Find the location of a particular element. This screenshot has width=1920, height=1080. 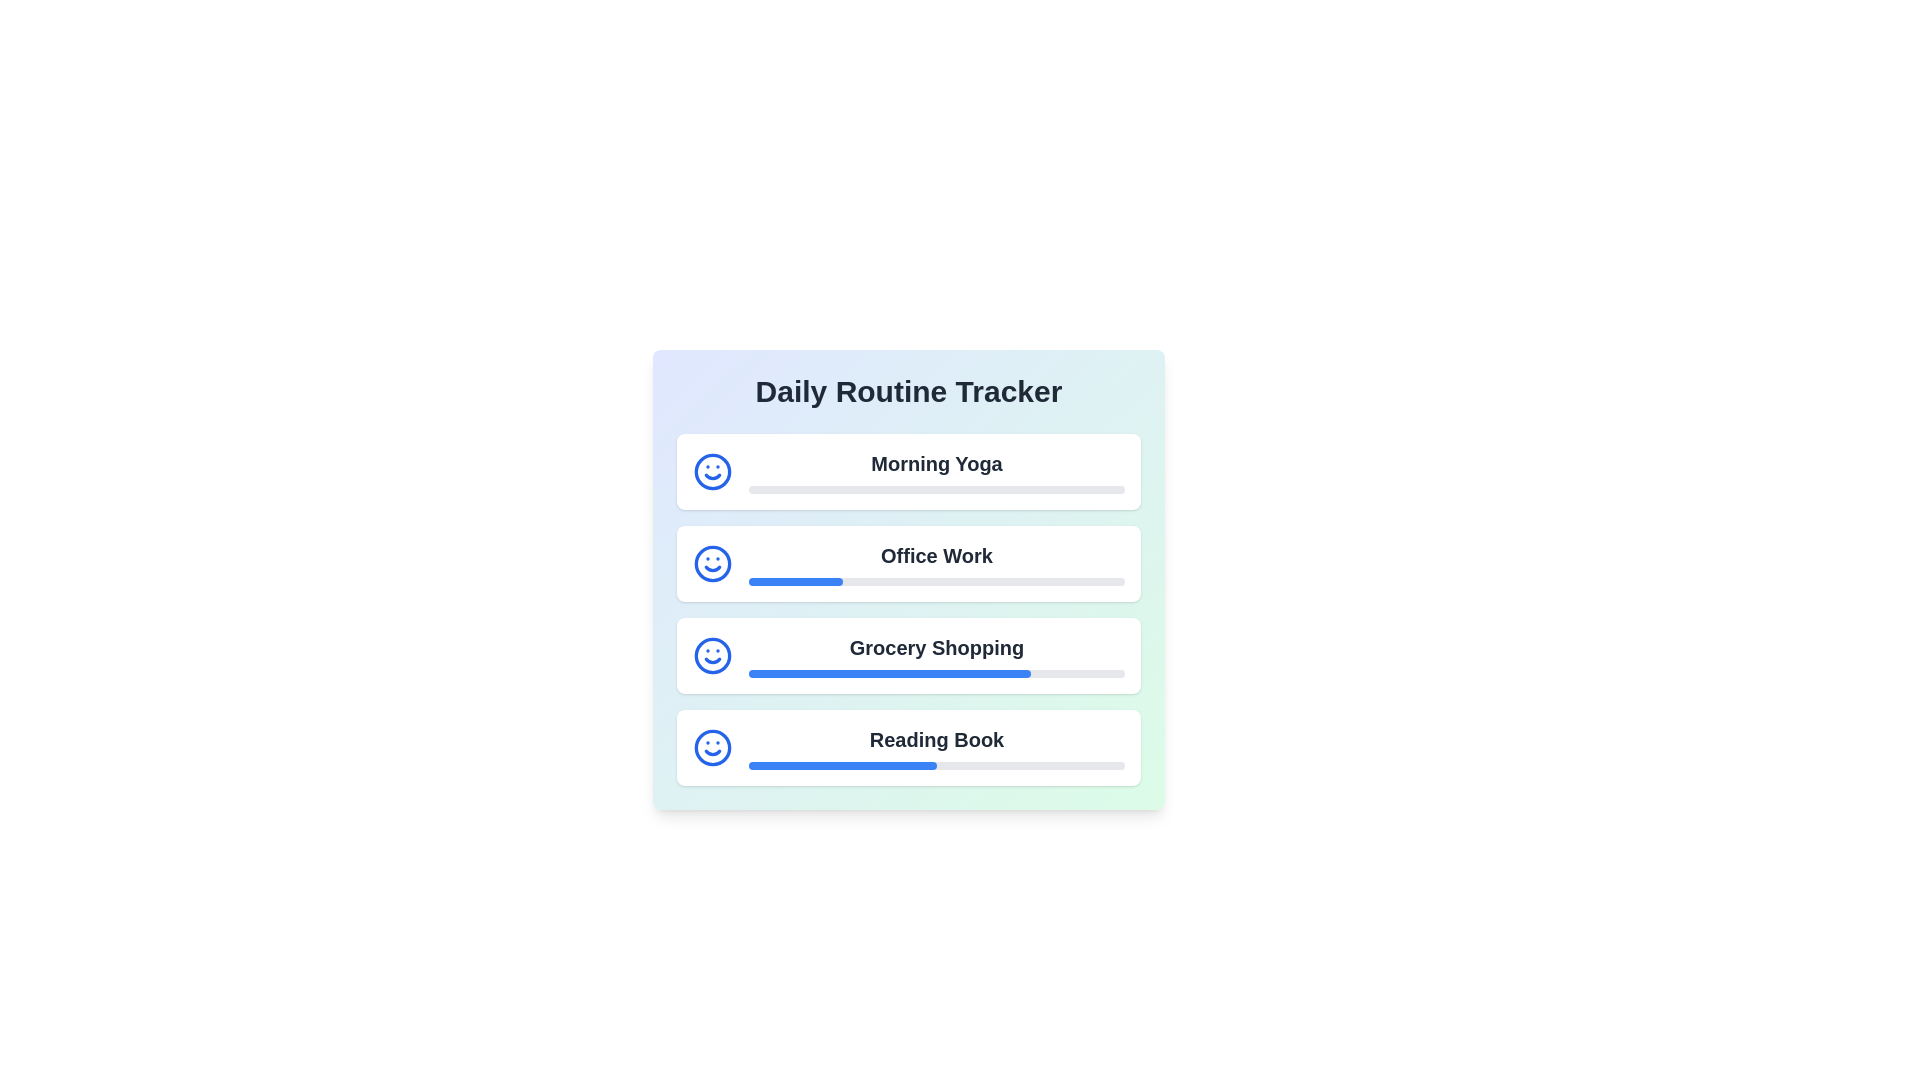

the routine item Grocery Shopping to see additional information is located at coordinates (907, 655).